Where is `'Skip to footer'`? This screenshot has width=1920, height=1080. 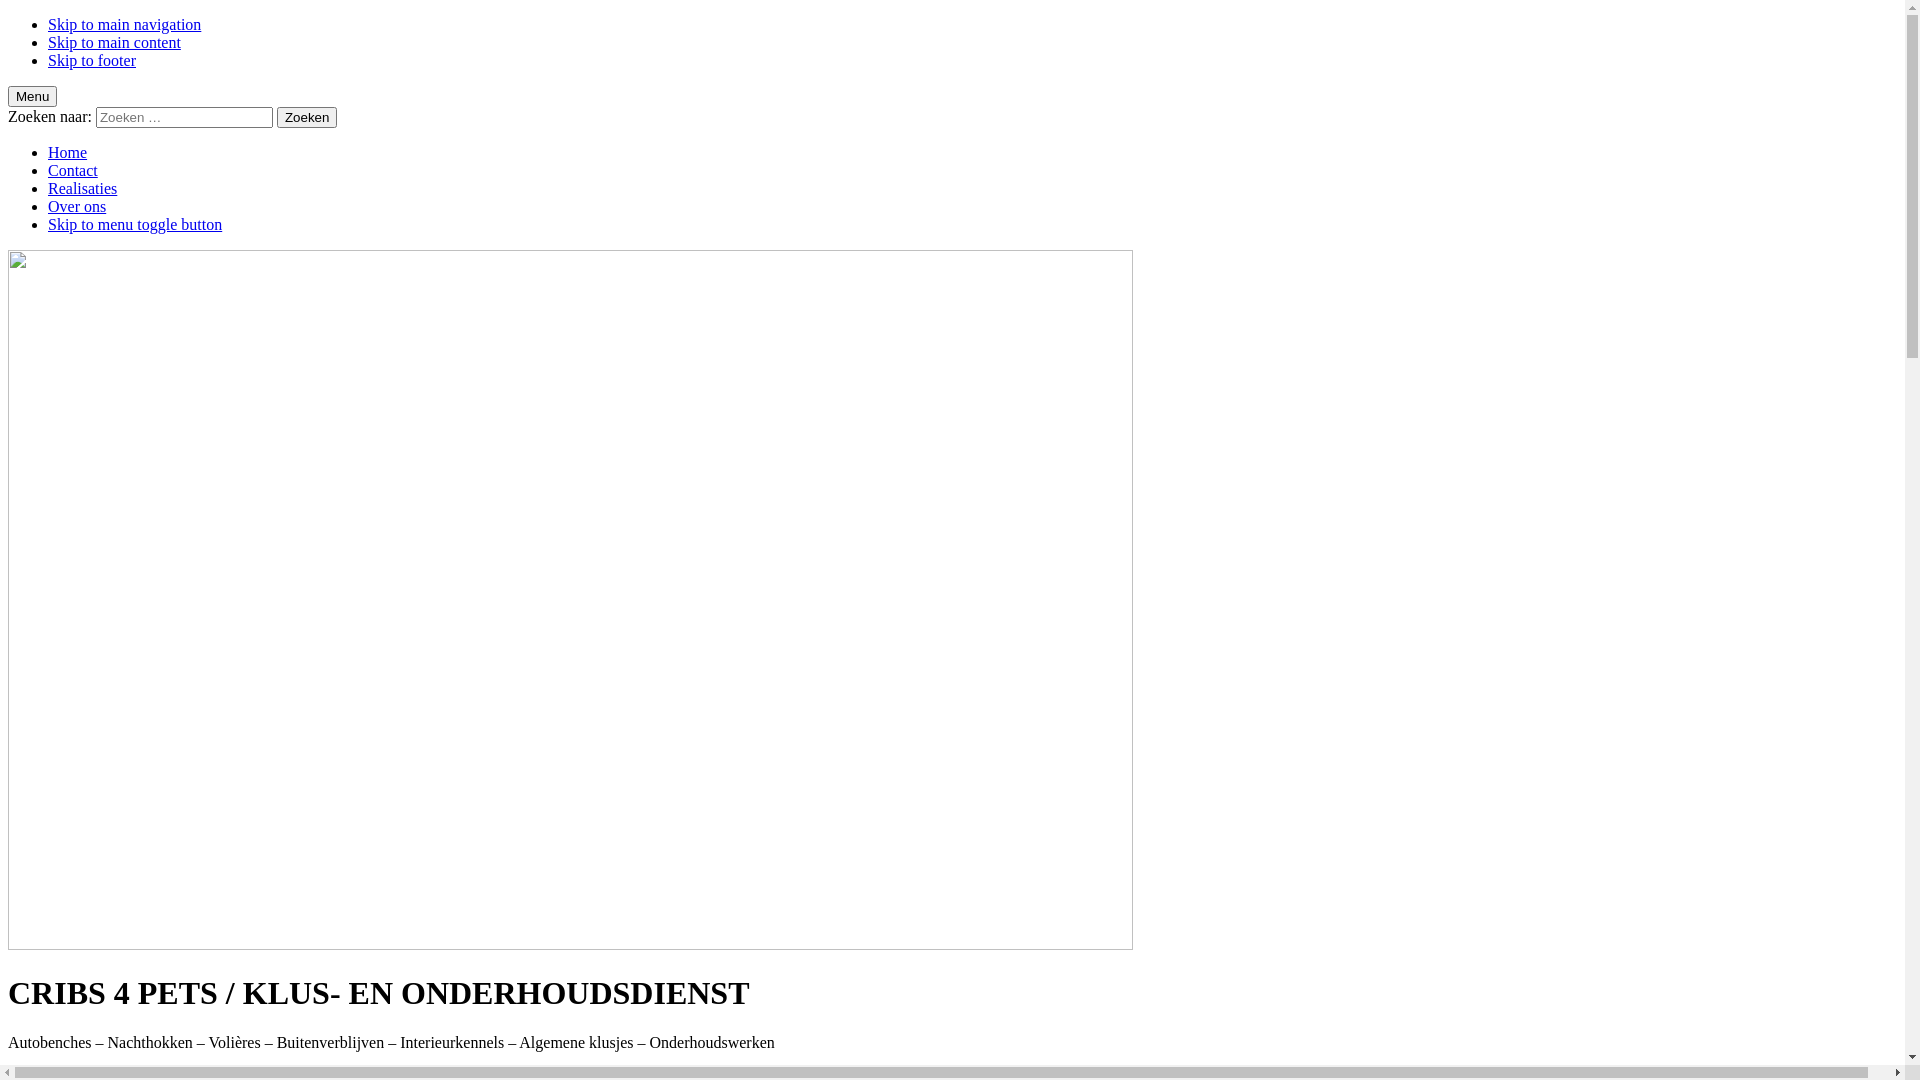
'Skip to footer' is located at coordinates (90, 59).